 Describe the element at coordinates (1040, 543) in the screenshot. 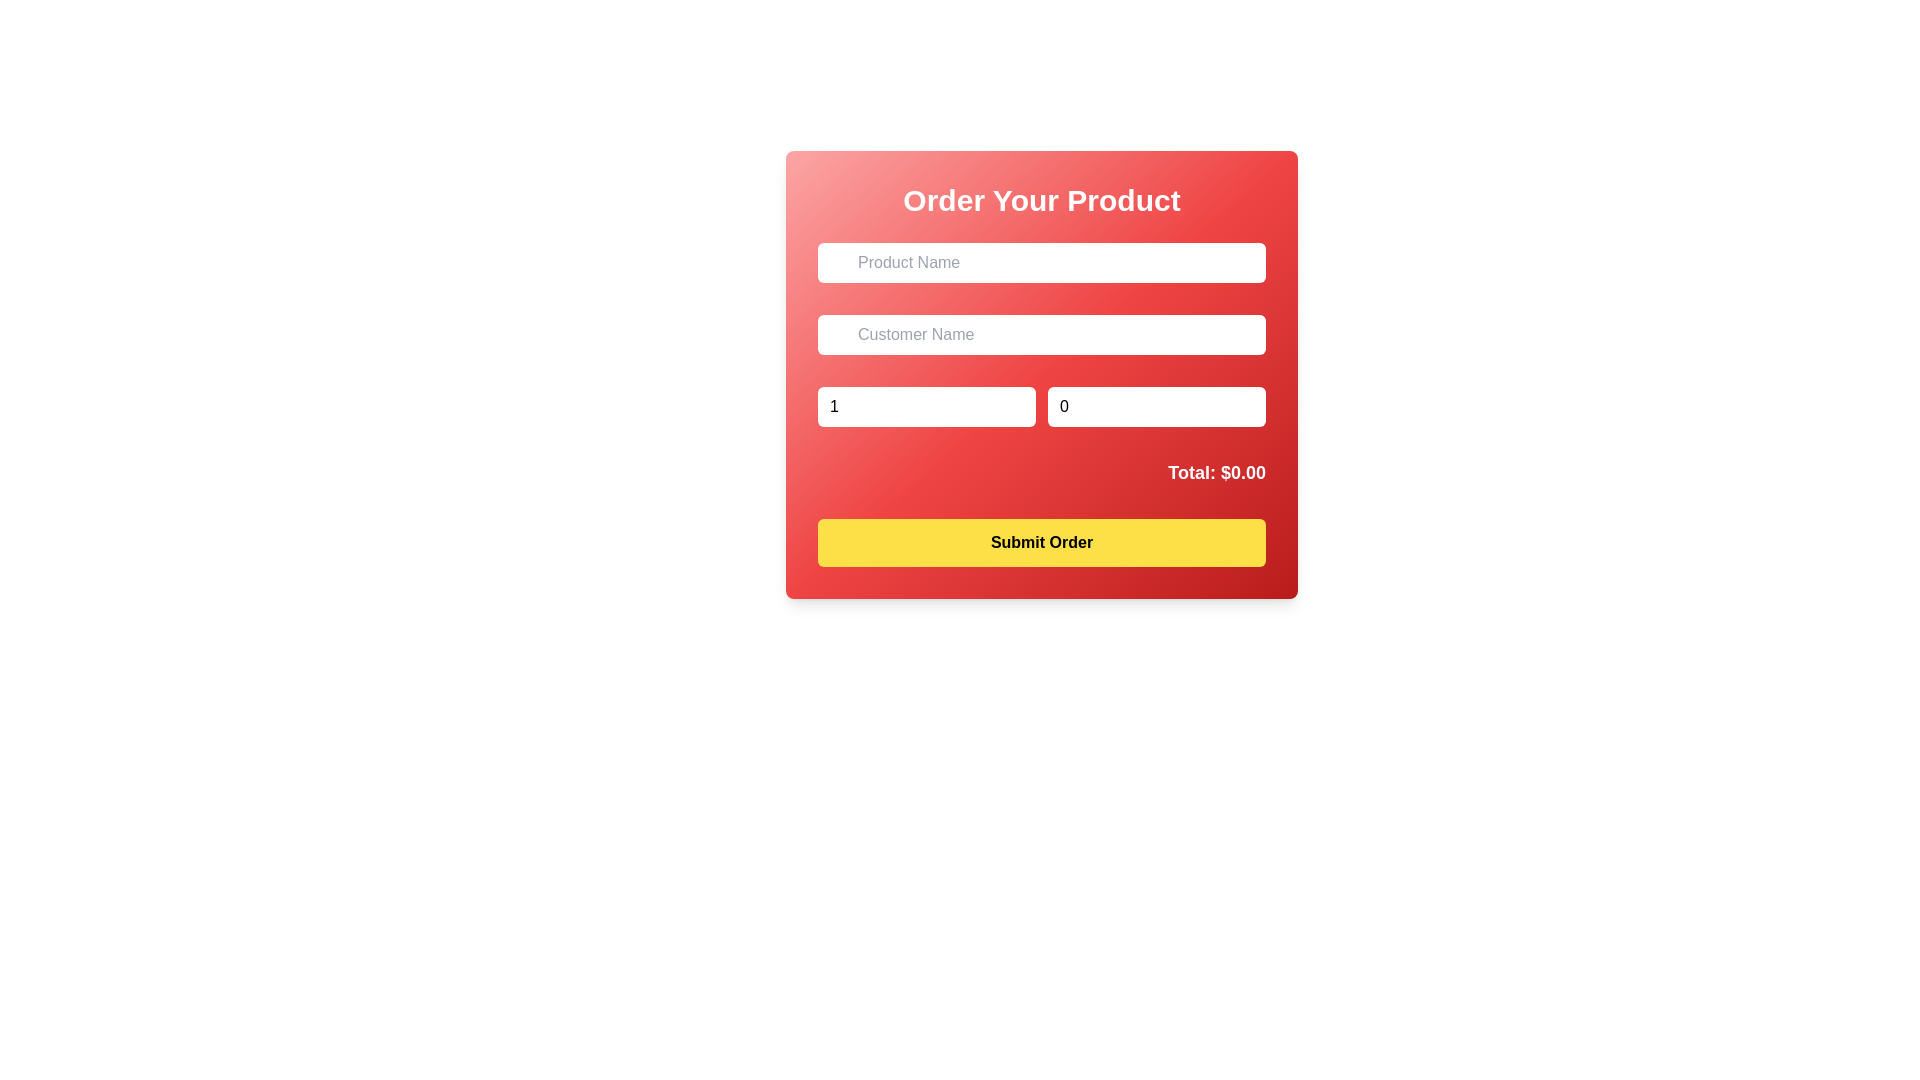

I see `the 'Submit Order' button, which is a rectangular button with rounded corners and a yellow background, located at the bottom of the 'Order Your Product' panel` at that location.